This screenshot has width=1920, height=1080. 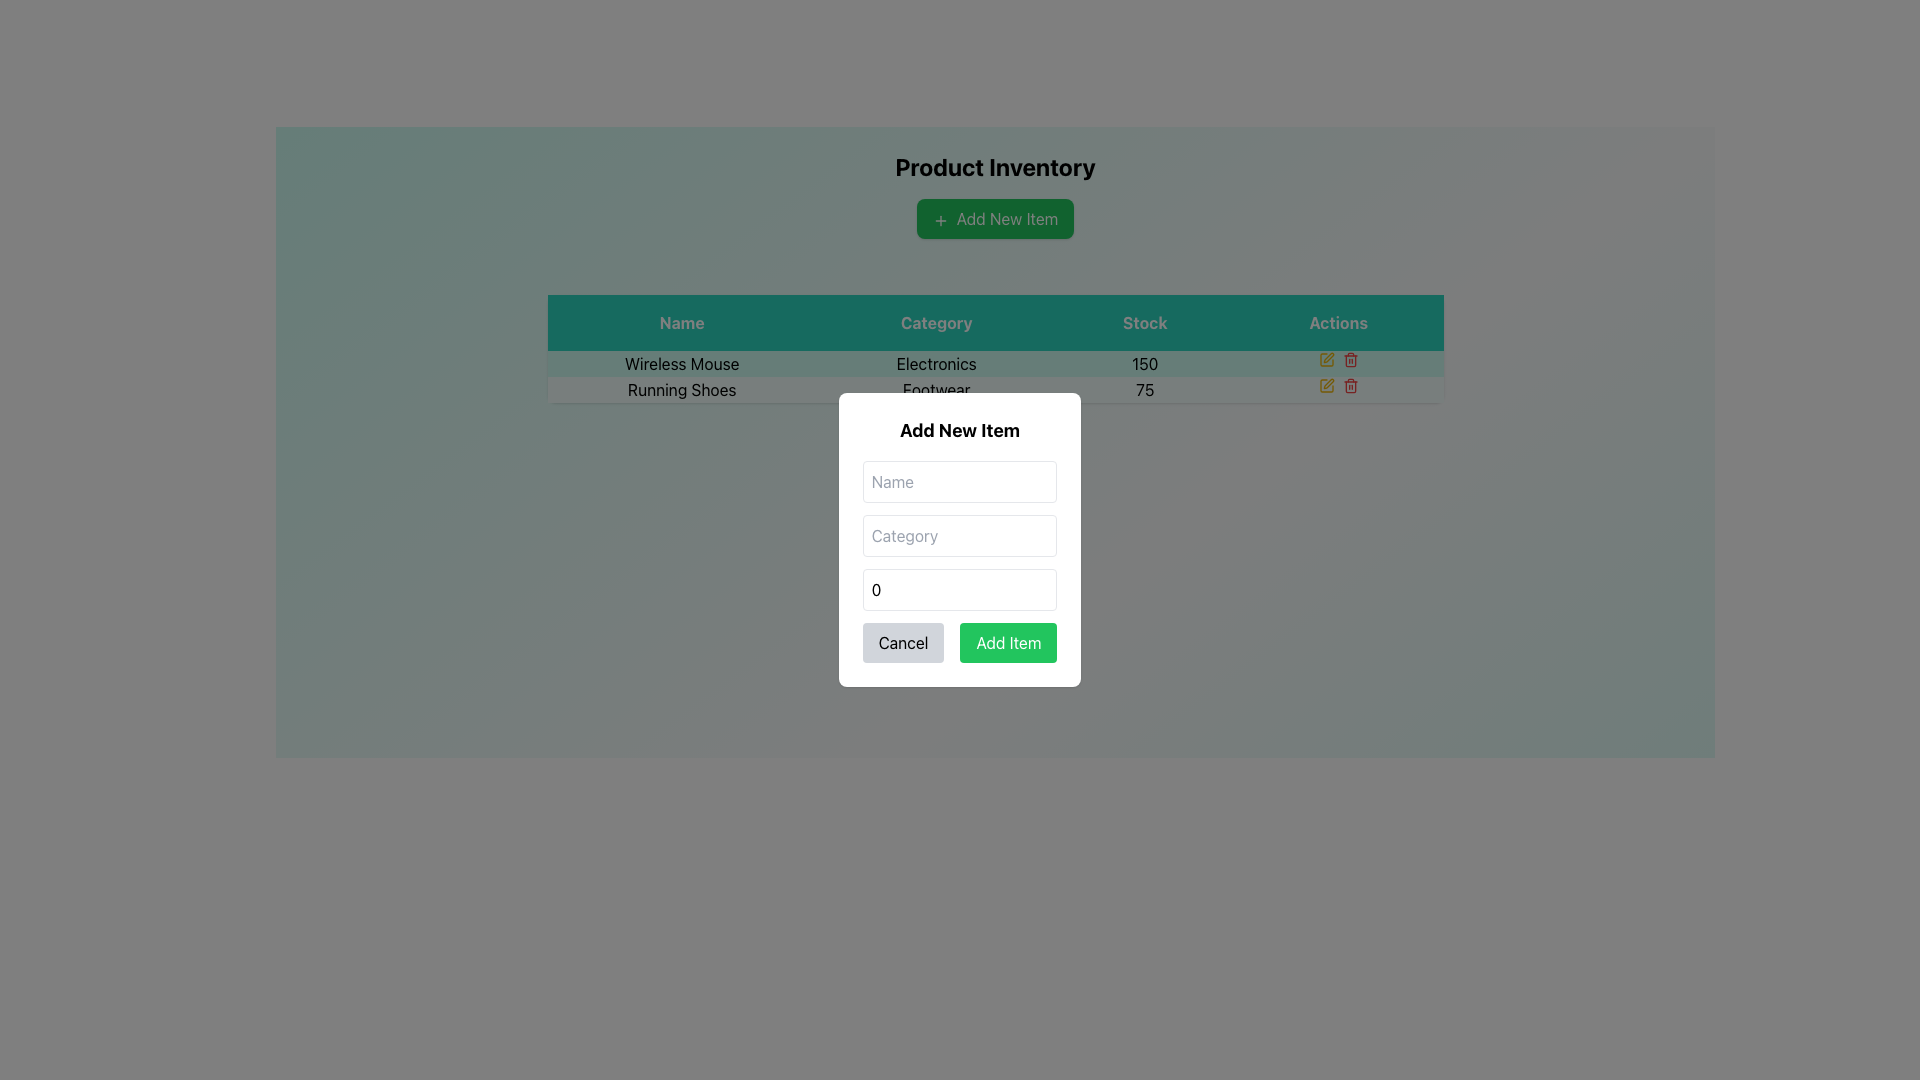 What do you see at coordinates (1338, 322) in the screenshot?
I see `the text label with a green background that displays the word 'Actions', located in the header row of the table` at bounding box center [1338, 322].